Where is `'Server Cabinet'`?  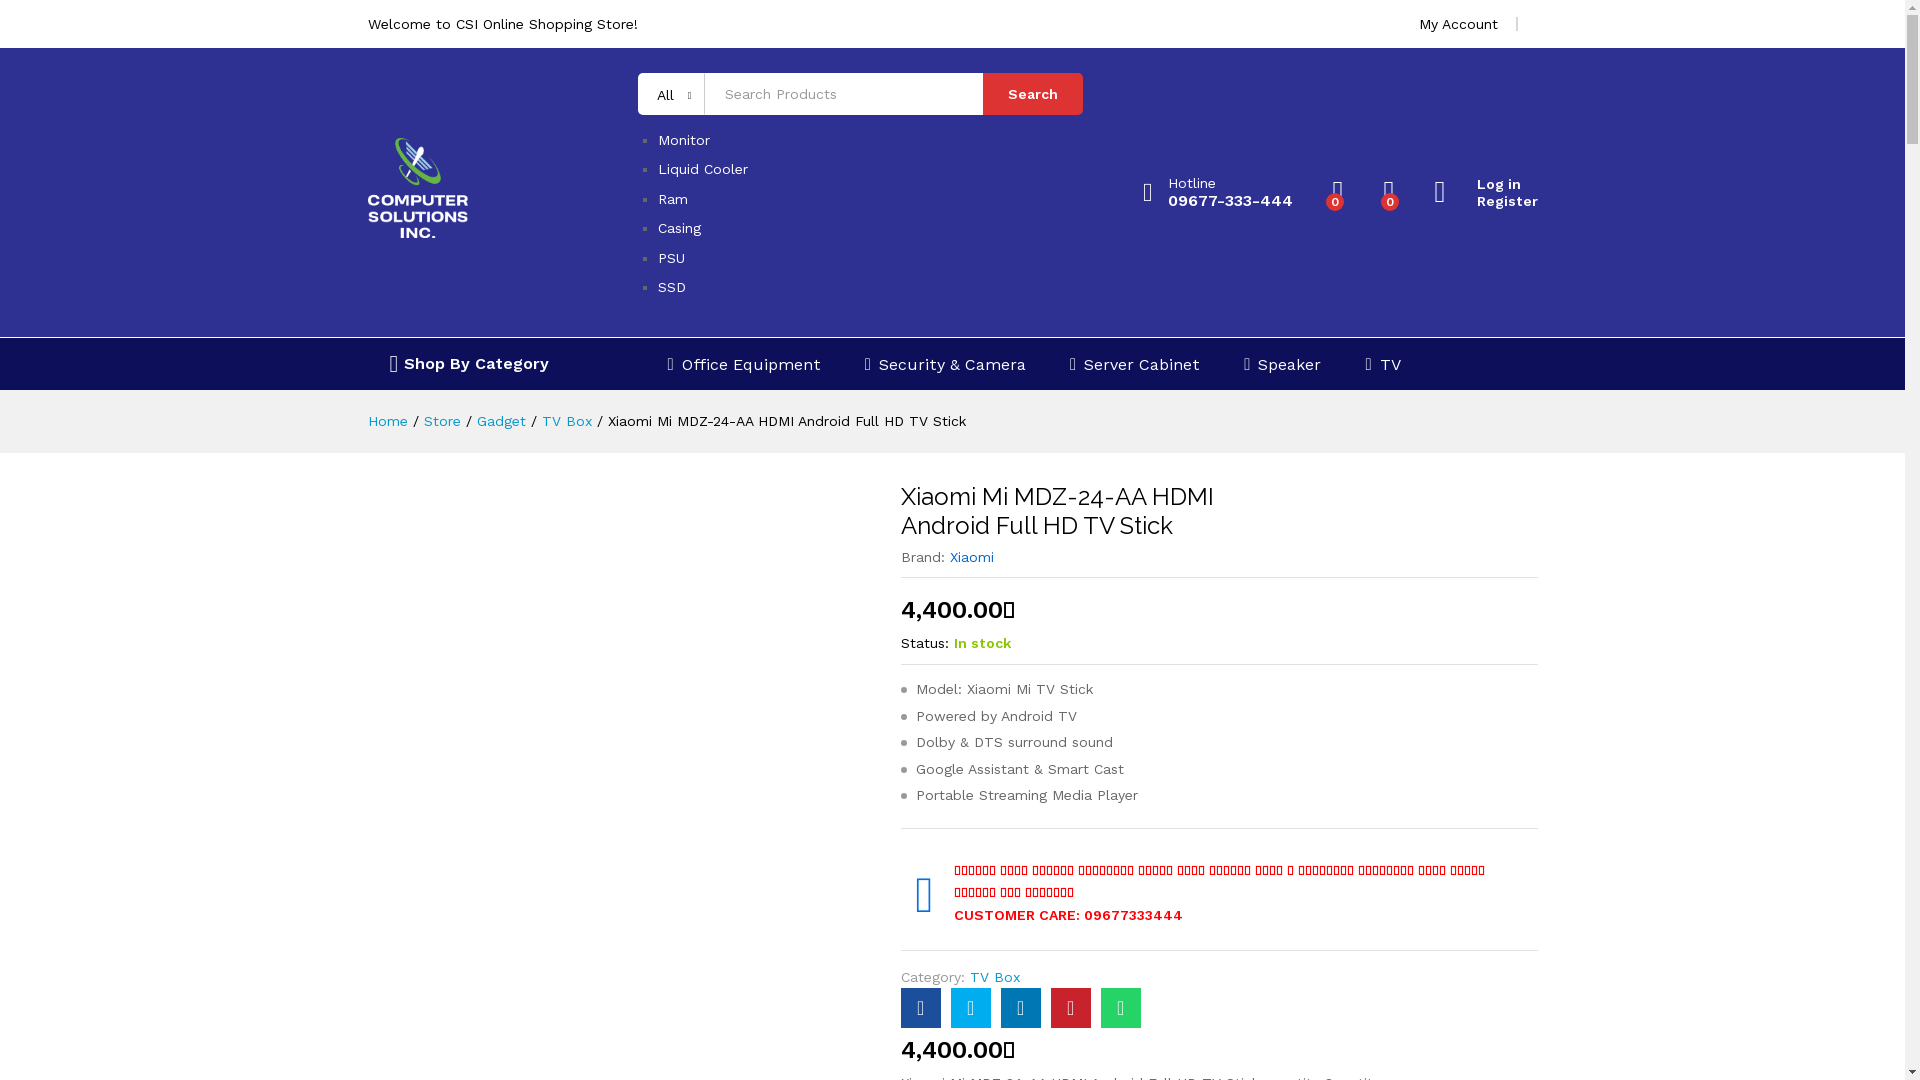
'Server Cabinet' is located at coordinates (1134, 364).